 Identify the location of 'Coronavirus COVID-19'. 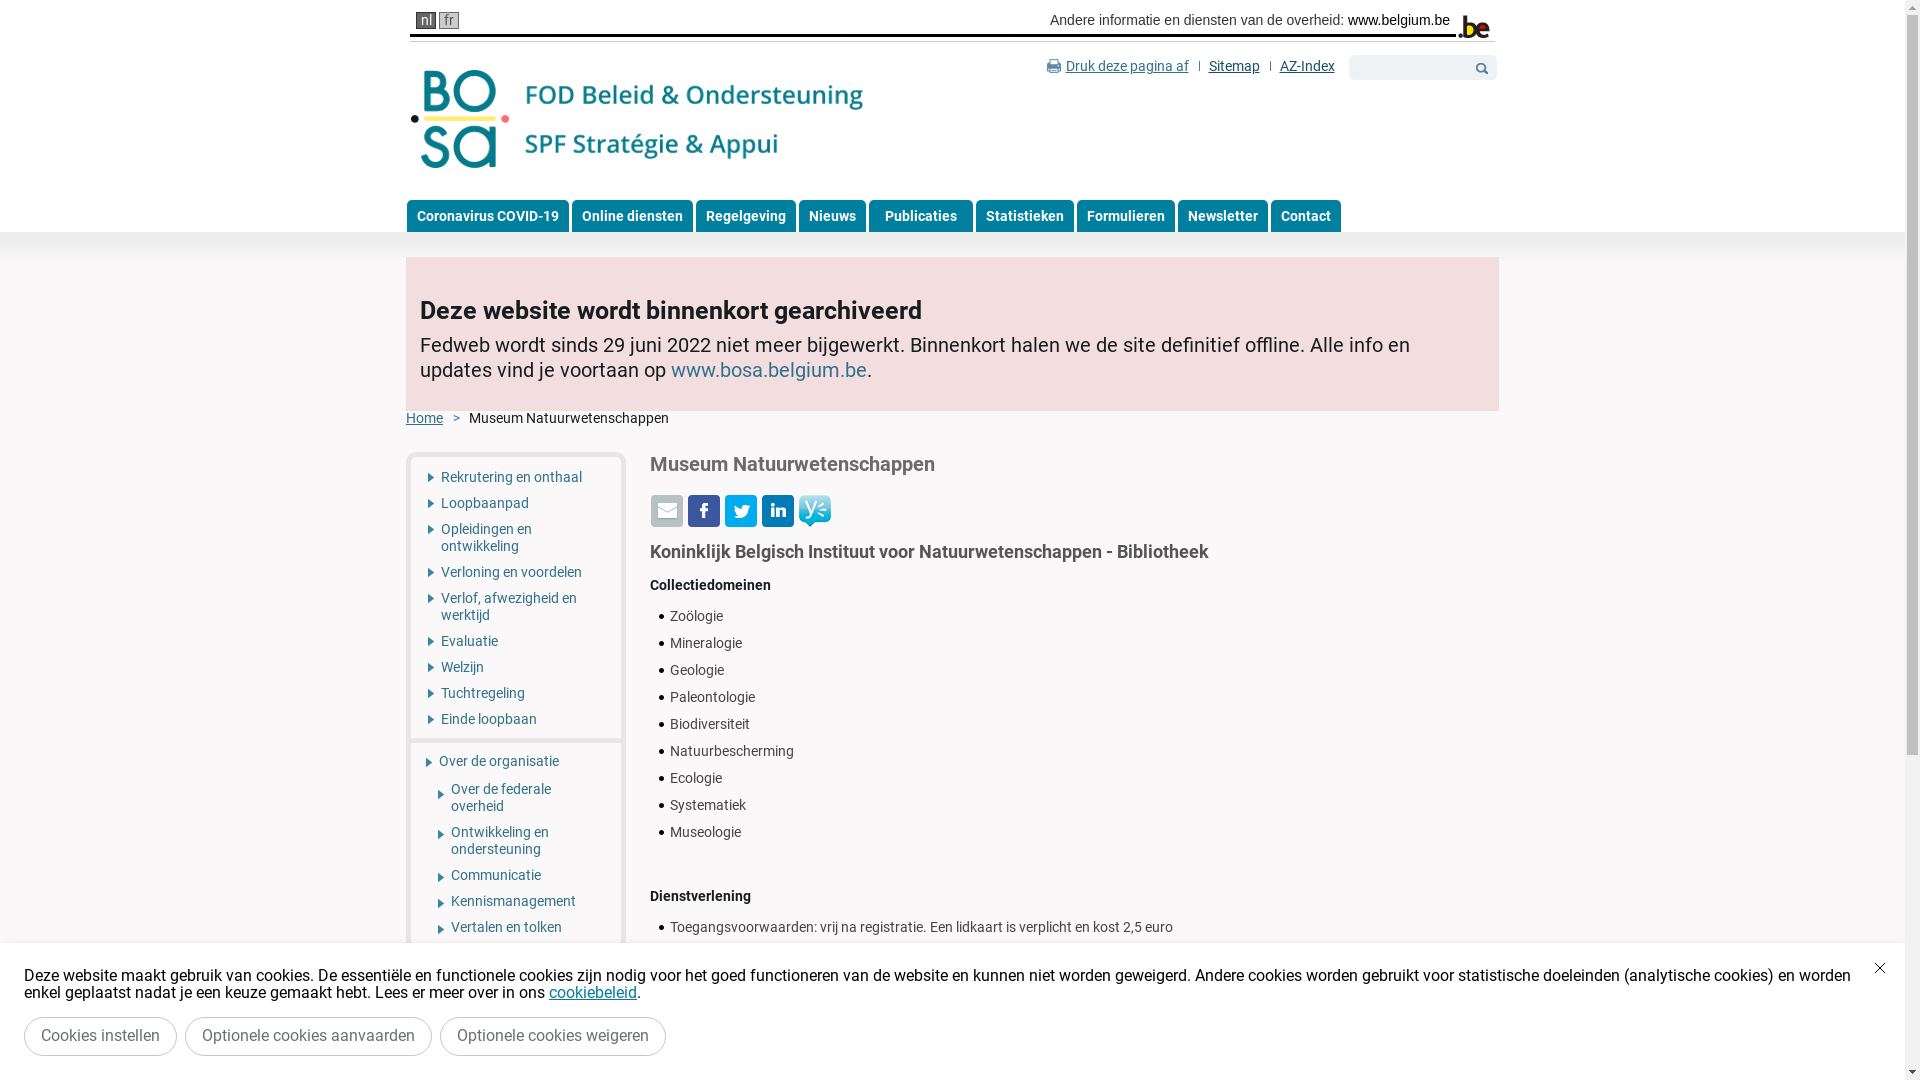
(486, 216).